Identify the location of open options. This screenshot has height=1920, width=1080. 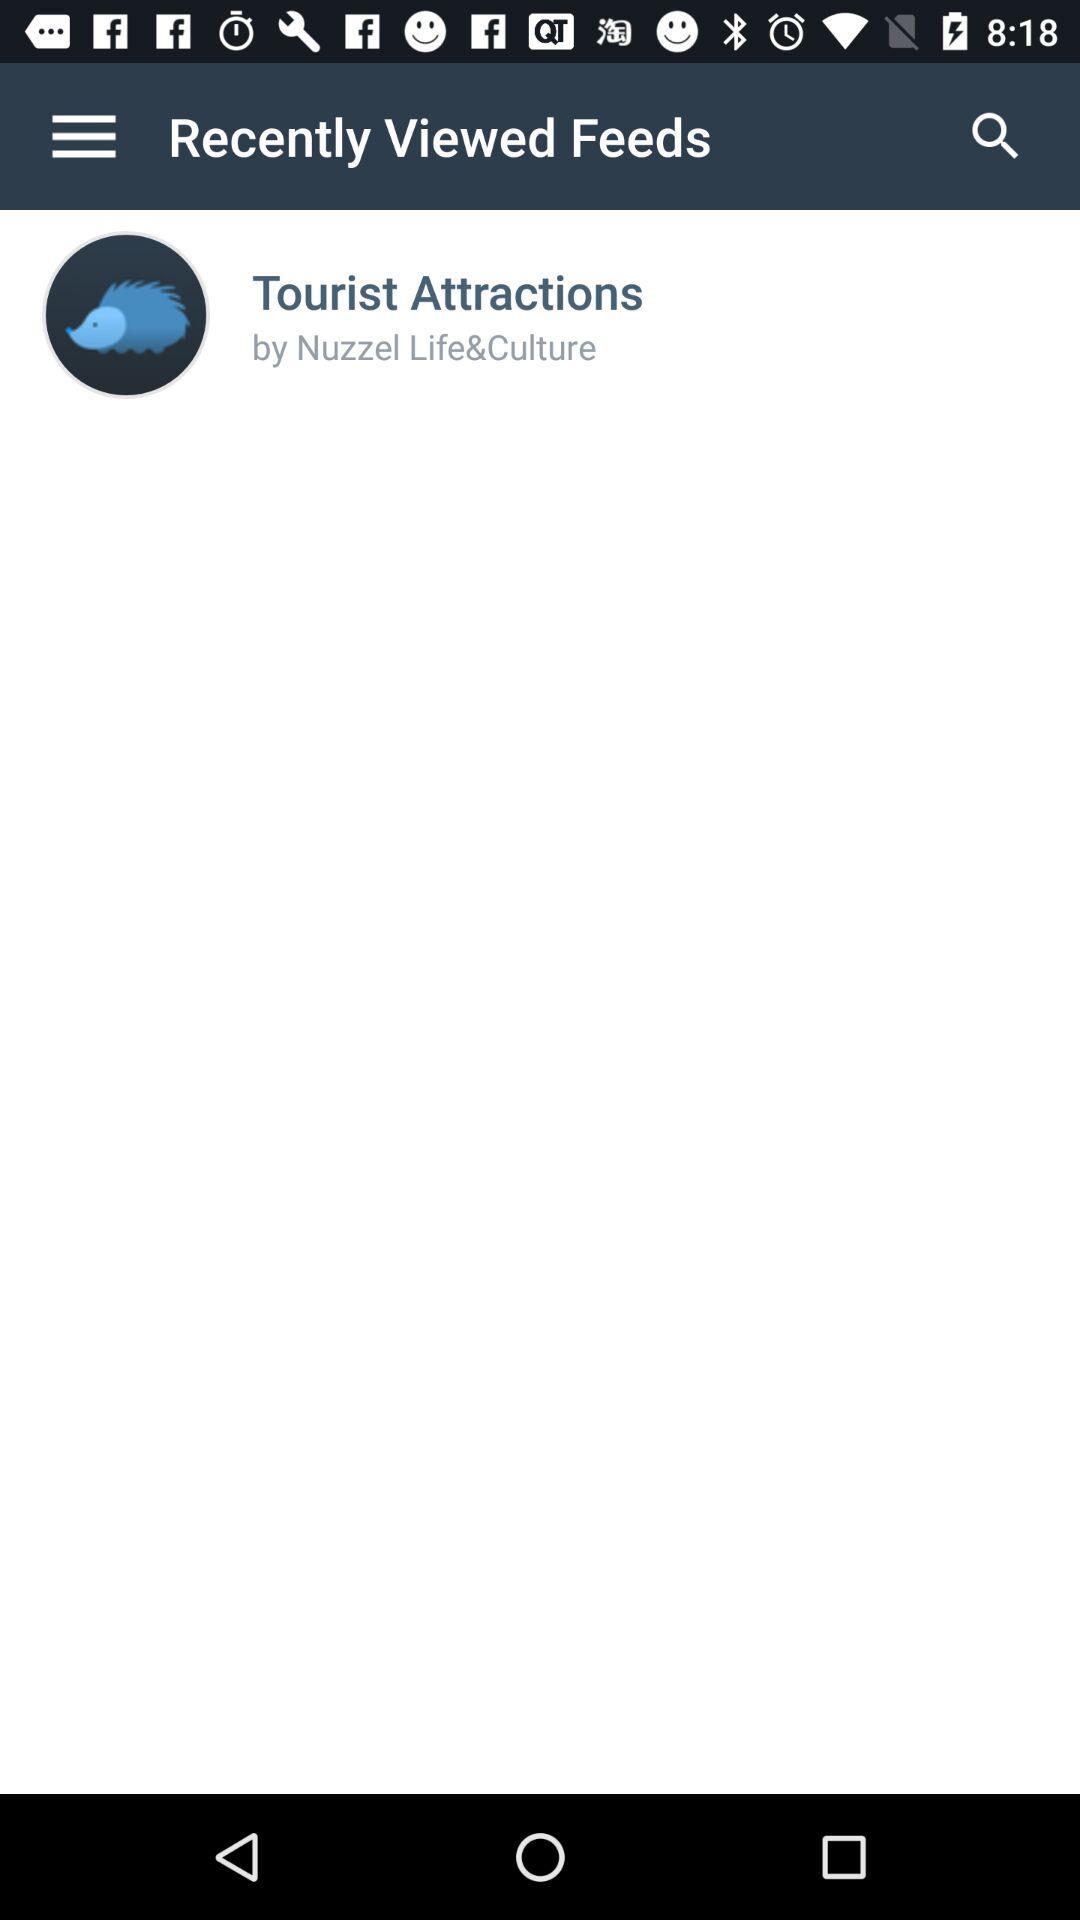
(104, 135).